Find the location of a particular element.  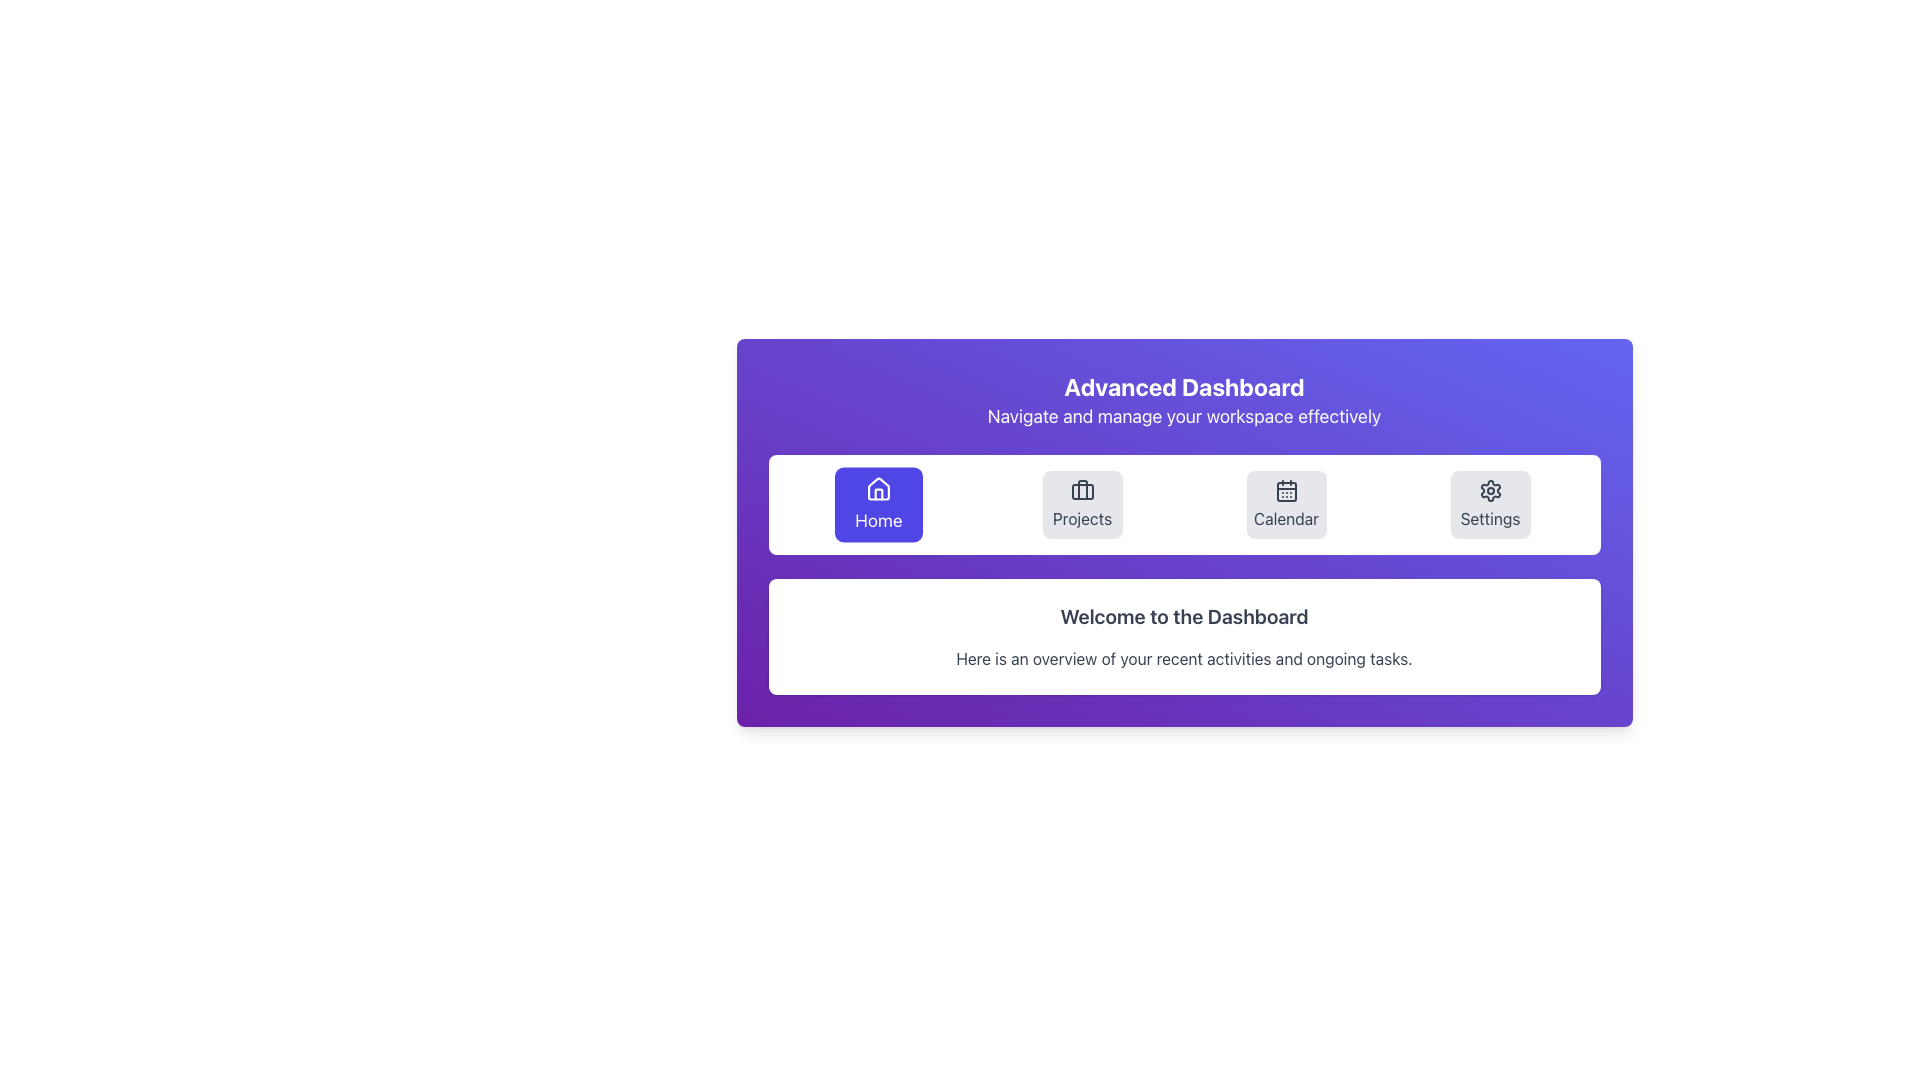

the 'Projects' button, which is a rectangular card-like button with a light gray background, rounded corners, a black briefcase icon at the top, and the text 'Projects' in dark gray below it is located at coordinates (1081, 504).